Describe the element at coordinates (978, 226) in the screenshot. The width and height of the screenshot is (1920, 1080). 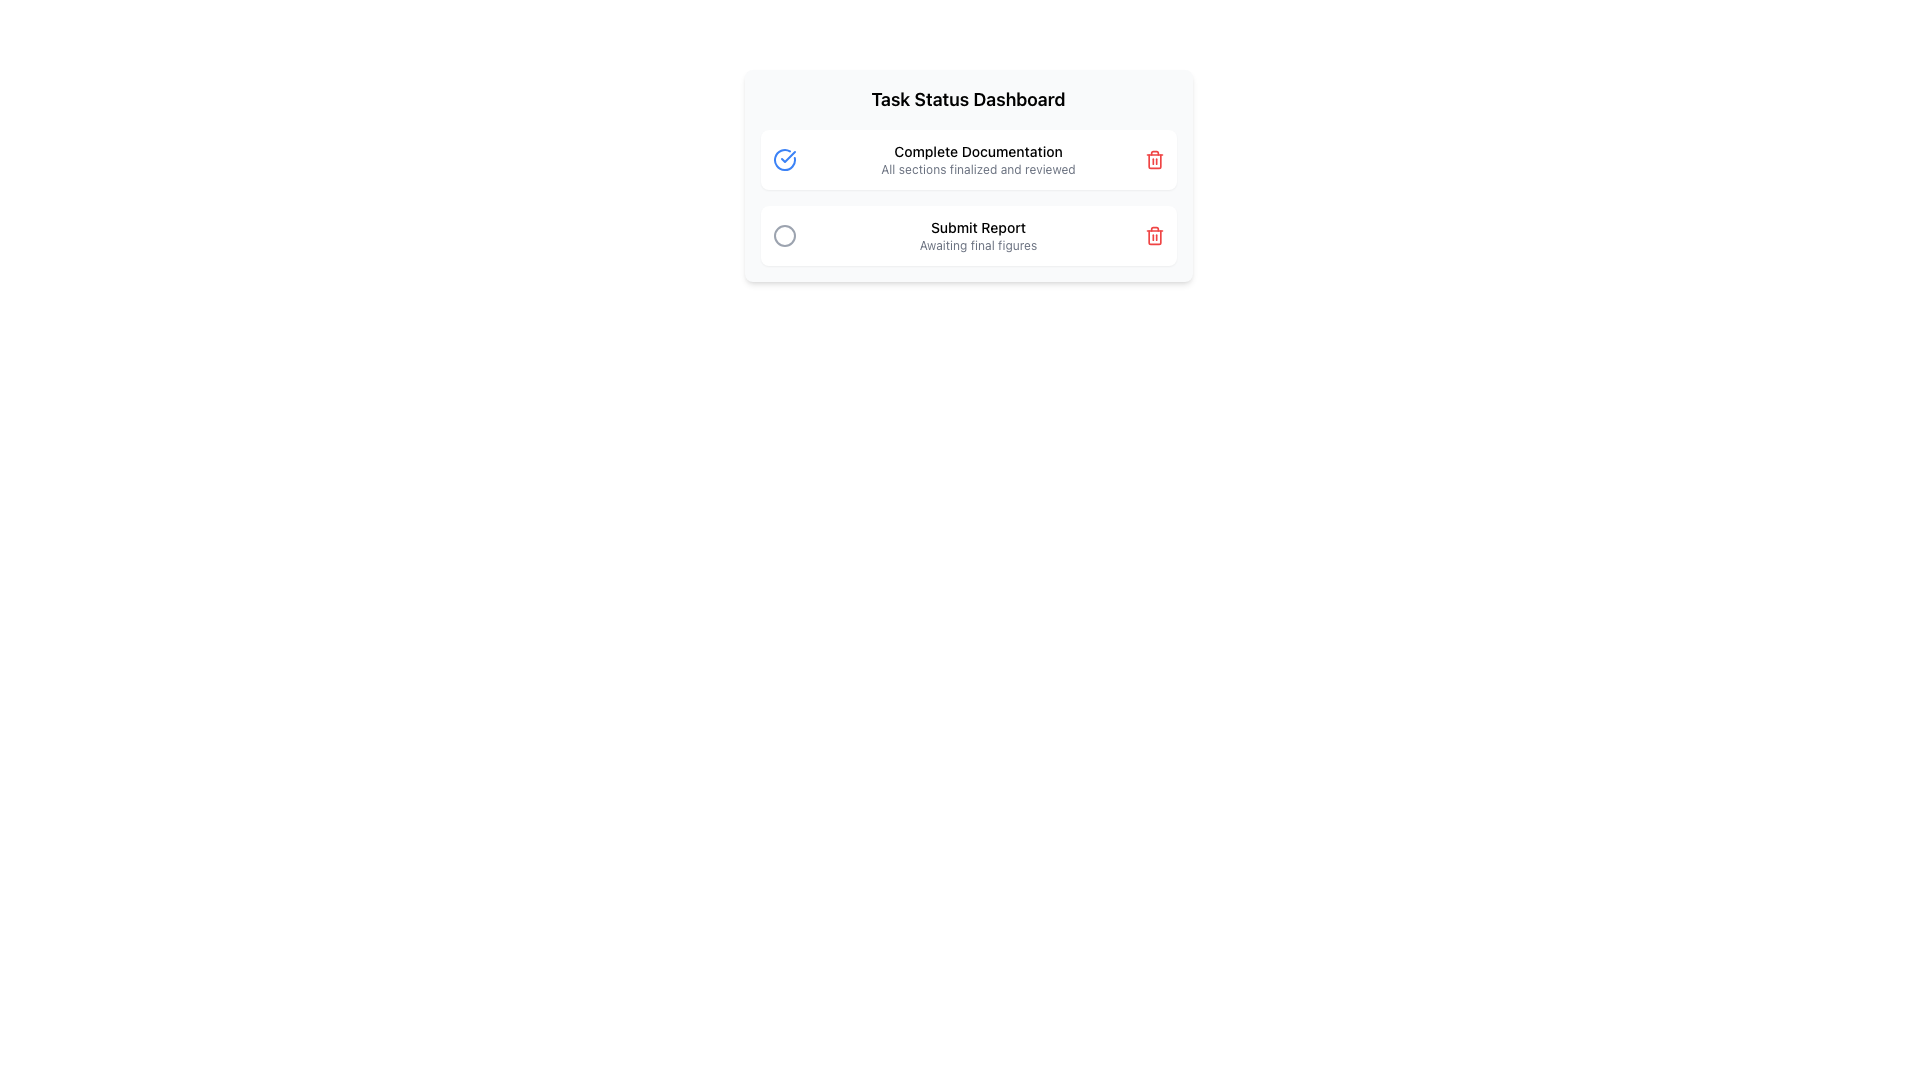
I see `the 'Submit Report' text label, which is styled with a medium-weight font and is positioned as the title of a section within the second task of a vertical task list` at that location.